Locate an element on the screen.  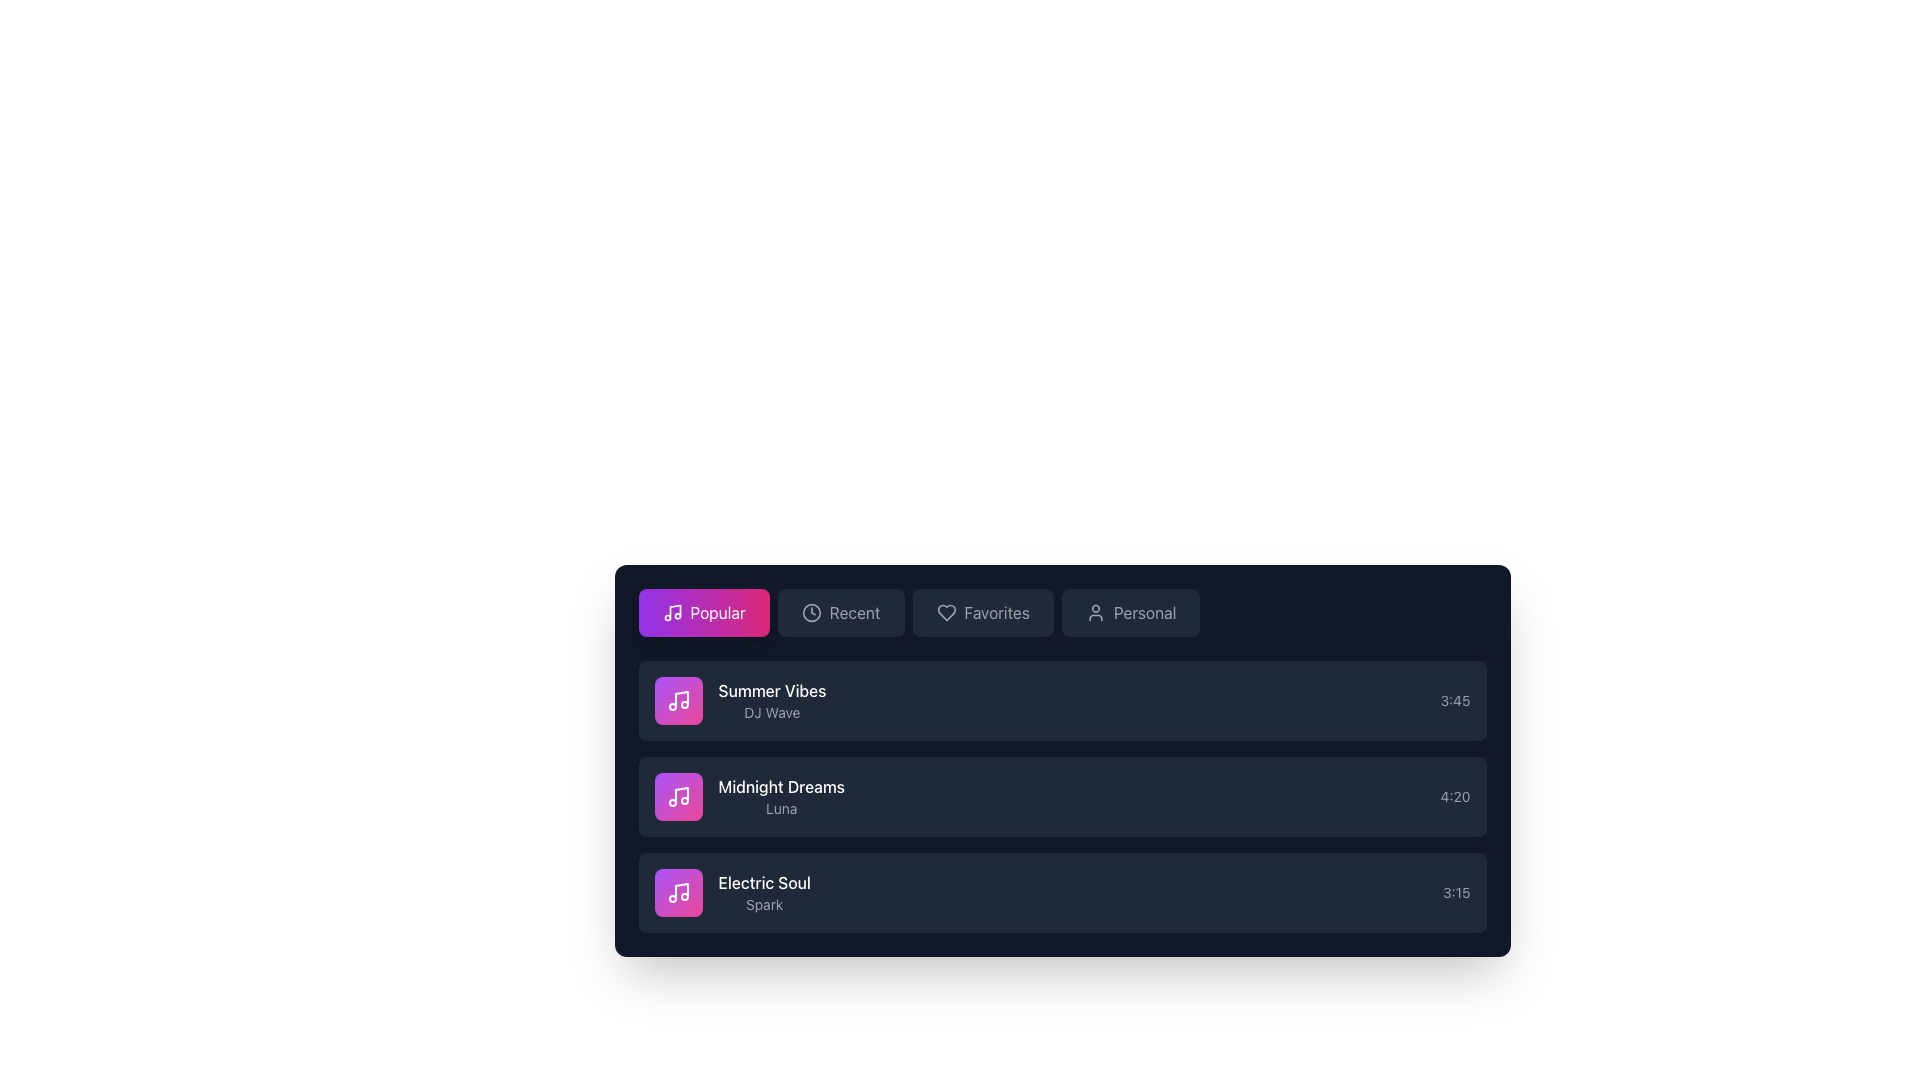
the 'Electric Soul' list item in the 'Popular' panel is located at coordinates (731, 892).